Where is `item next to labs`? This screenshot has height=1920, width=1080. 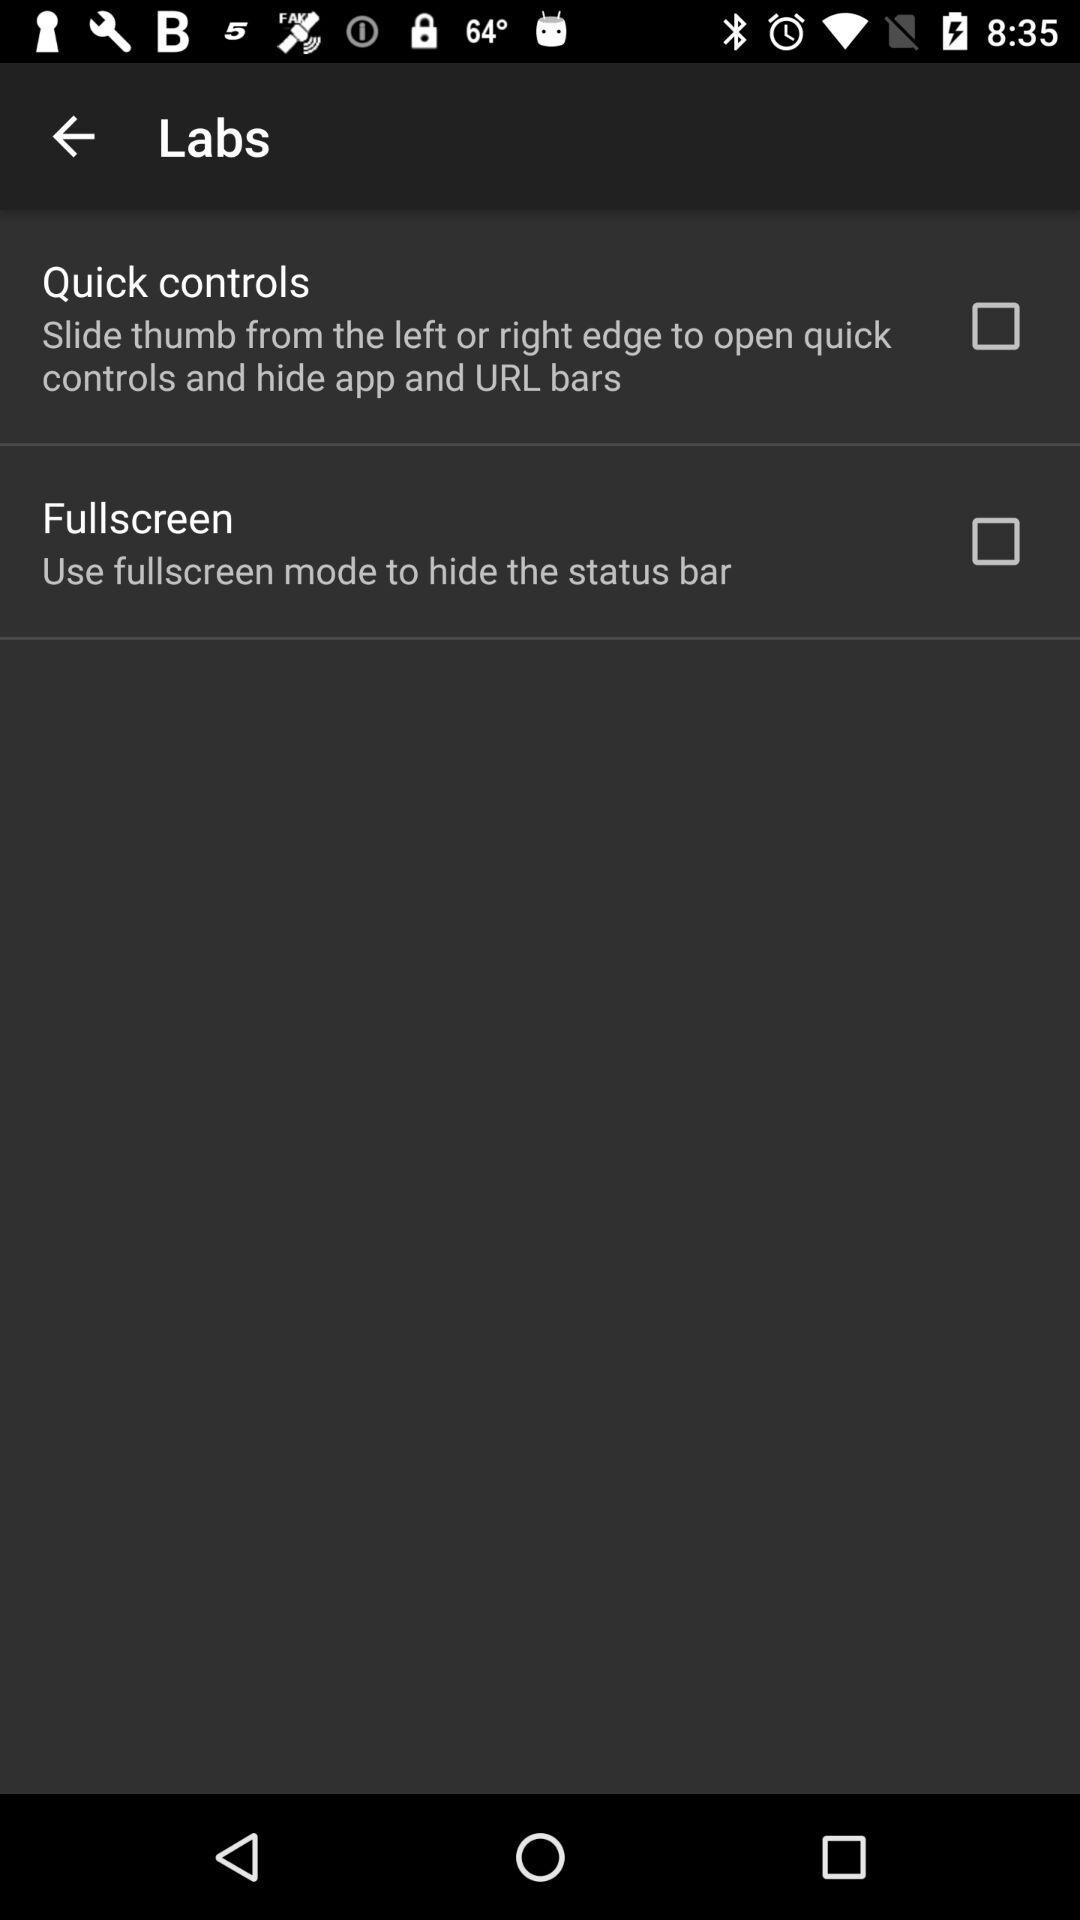 item next to labs is located at coordinates (72, 135).